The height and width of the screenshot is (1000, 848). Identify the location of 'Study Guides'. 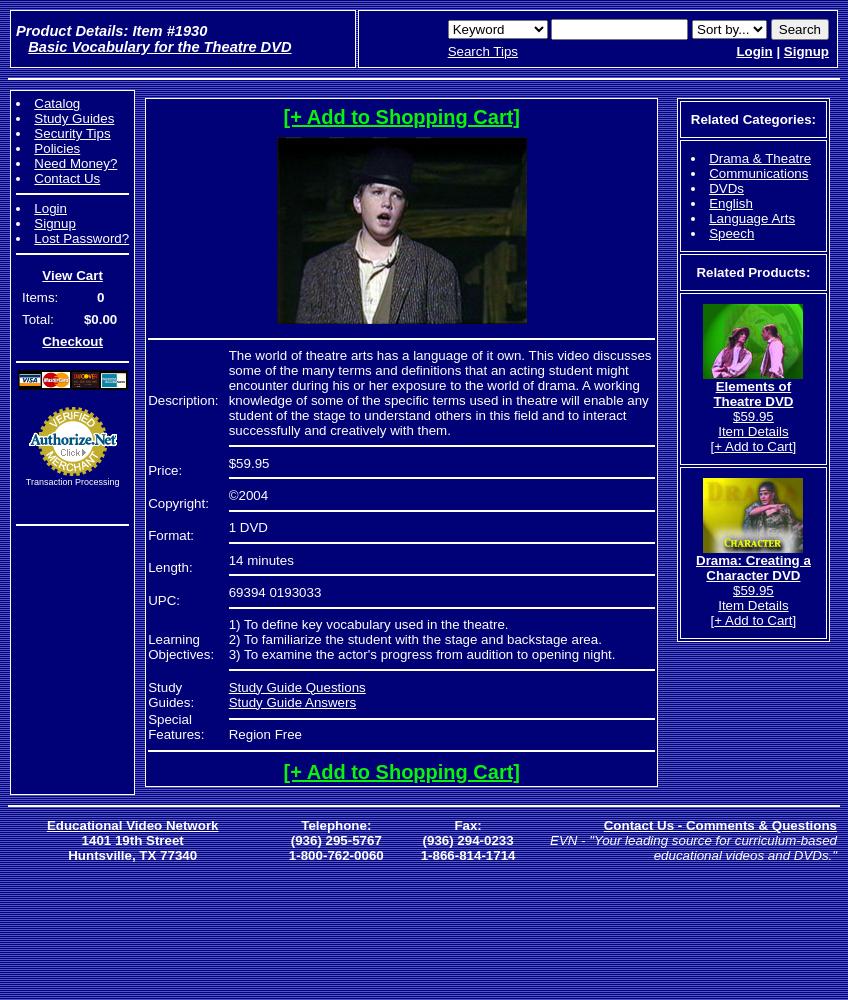
(33, 117).